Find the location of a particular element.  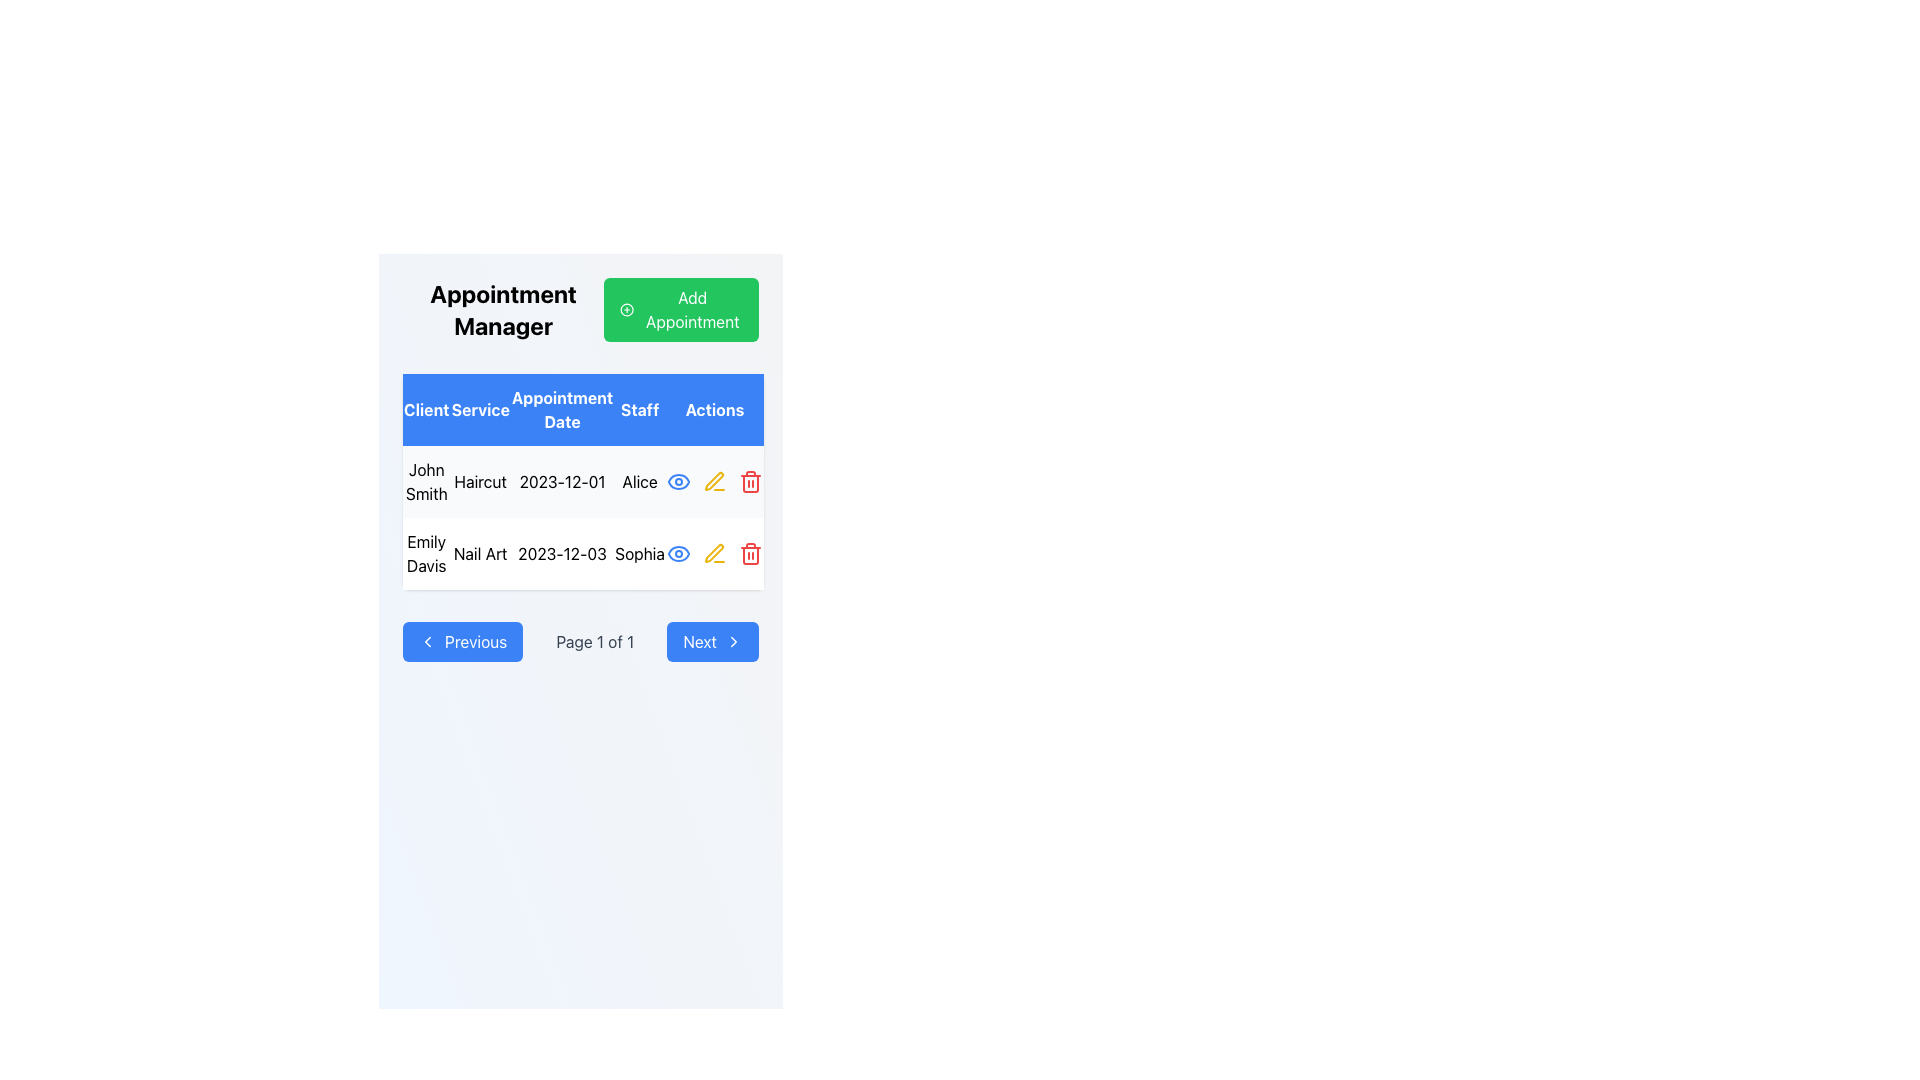

the edit icon in the second row of the 'Actions' column in the table is located at coordinates (714, 482).